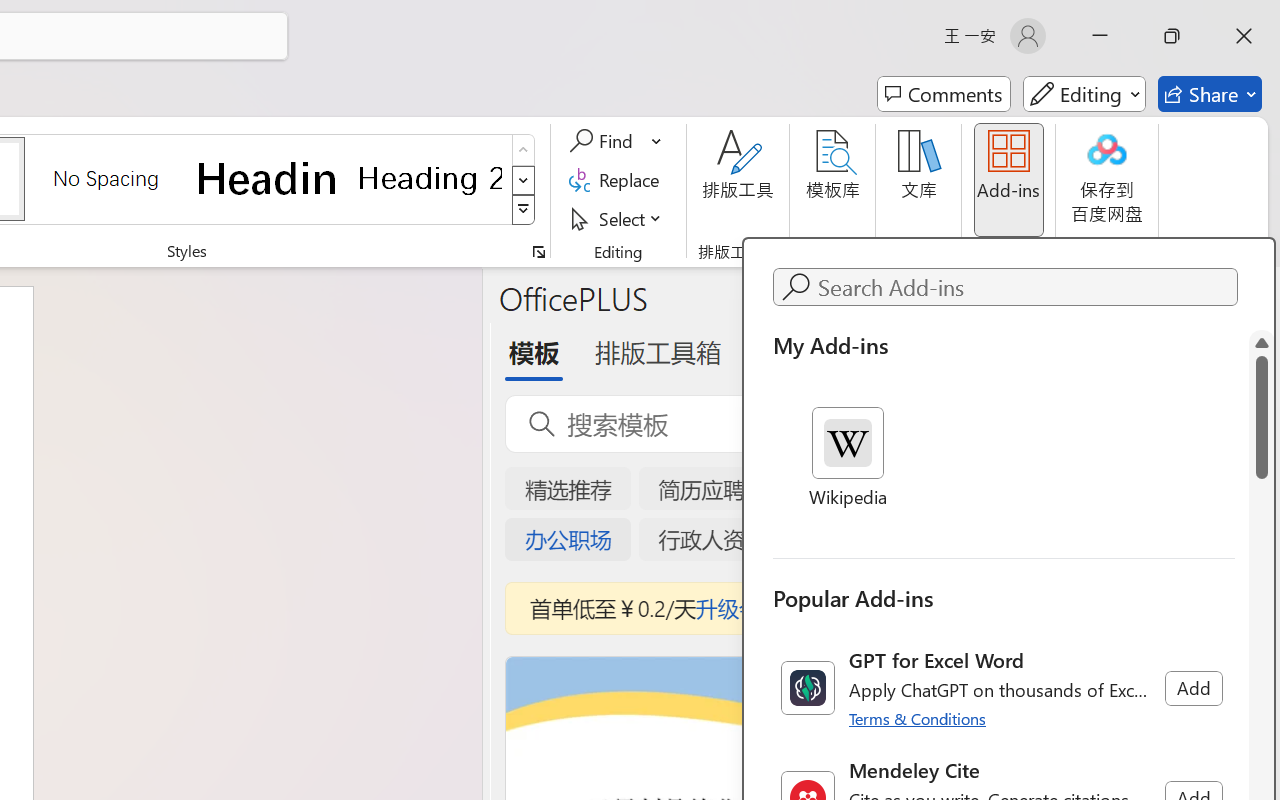 This screenshot has height=800, width=1280. Describe the element at coordinates (603, 141) in the screenshot. I see `'Find'` at that location.